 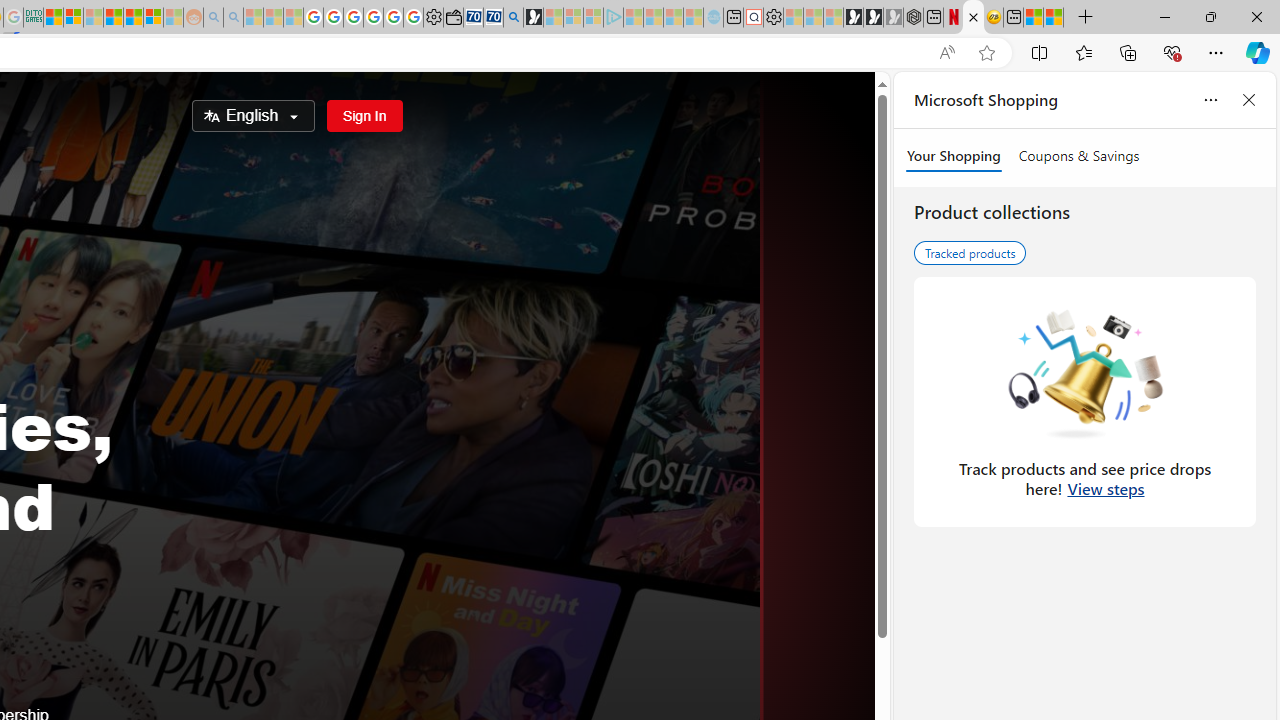 What do you see at coordinates (251, 115) in the screenshot?
I see `'Select Language'` at bounding box center [251, 115].